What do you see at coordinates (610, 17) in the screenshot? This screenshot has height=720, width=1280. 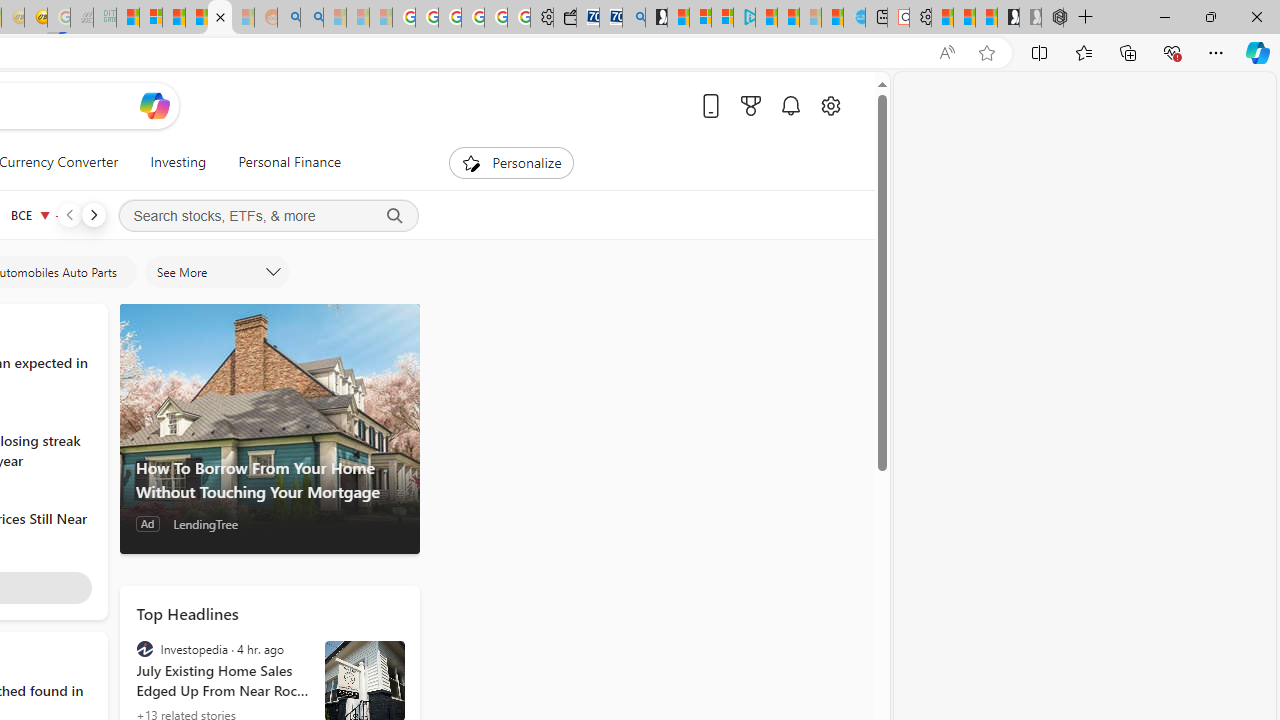 I see `'Cheap Car Rentals - Save70.com'` at bounding box center [610, 17].